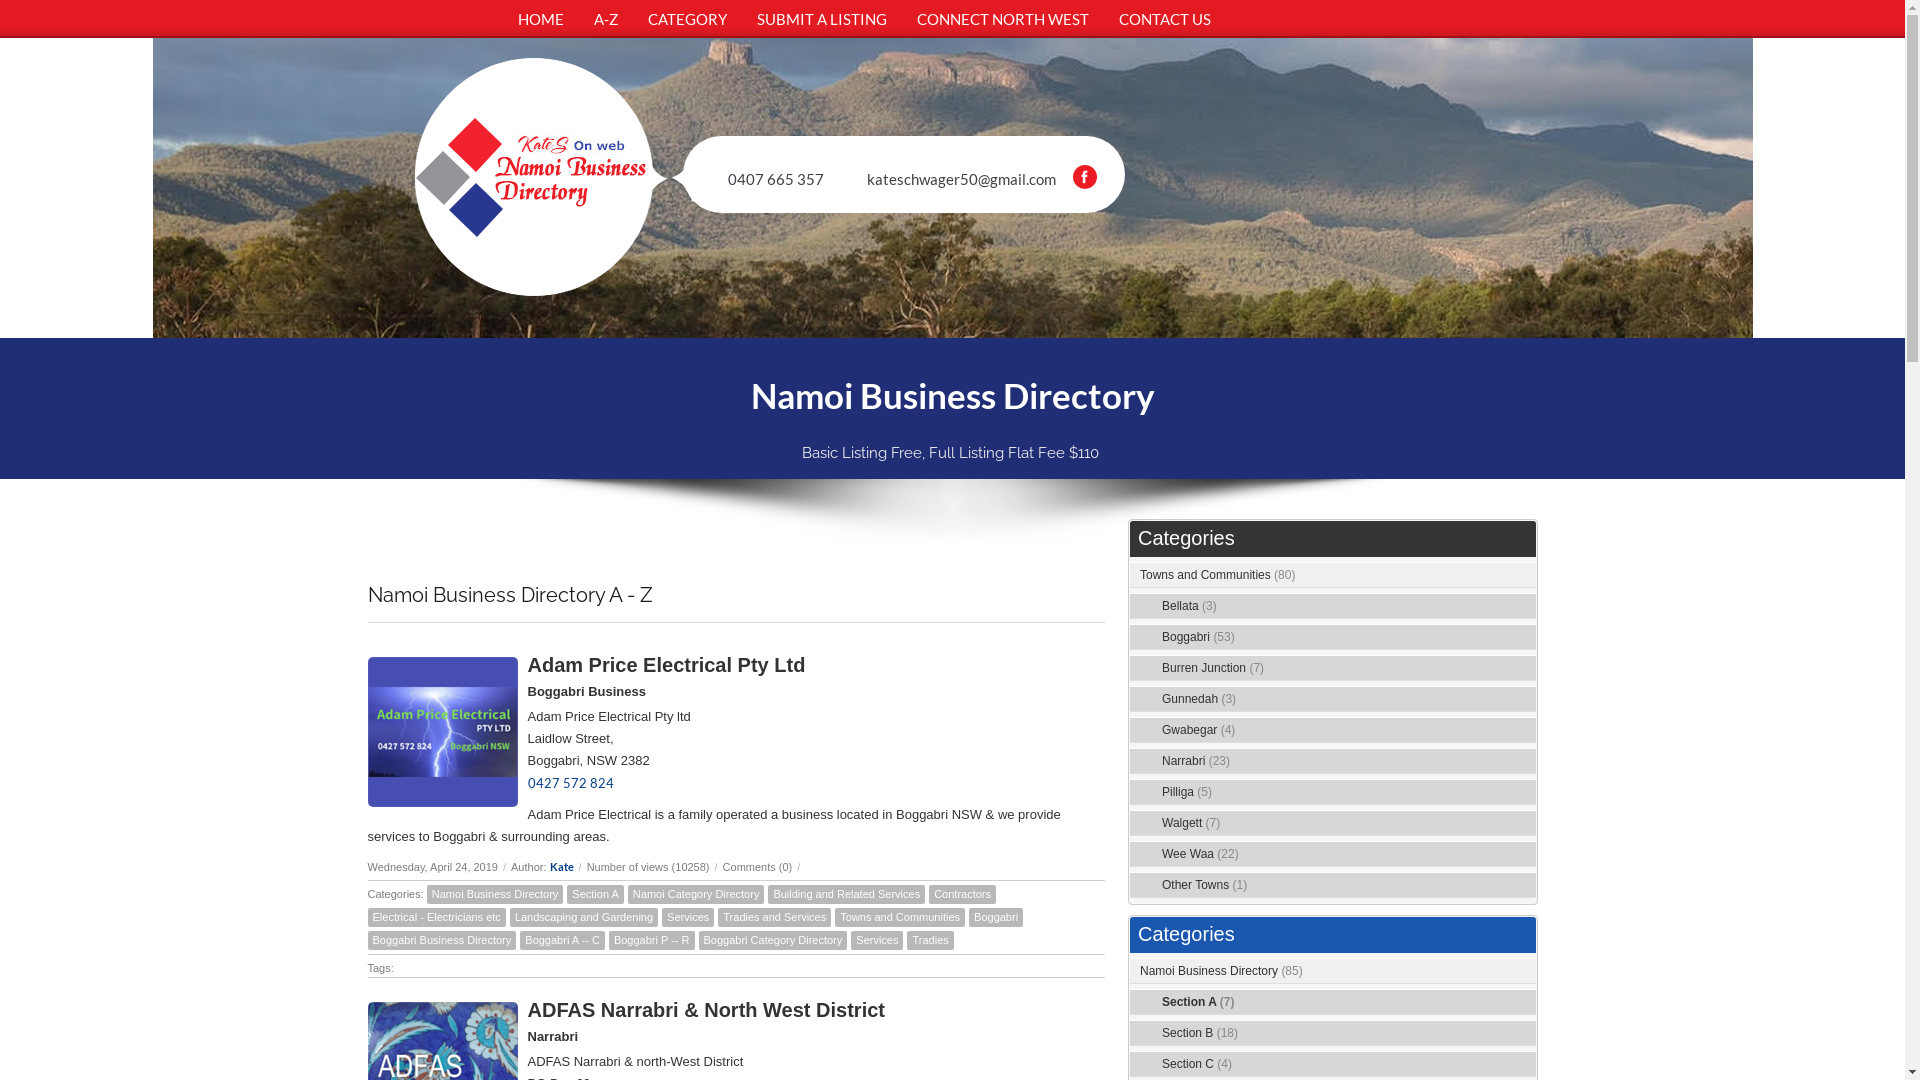  Describe the element at coordinates (775, 177) in the screenshot. I see `'0407 665 357'` at that location.